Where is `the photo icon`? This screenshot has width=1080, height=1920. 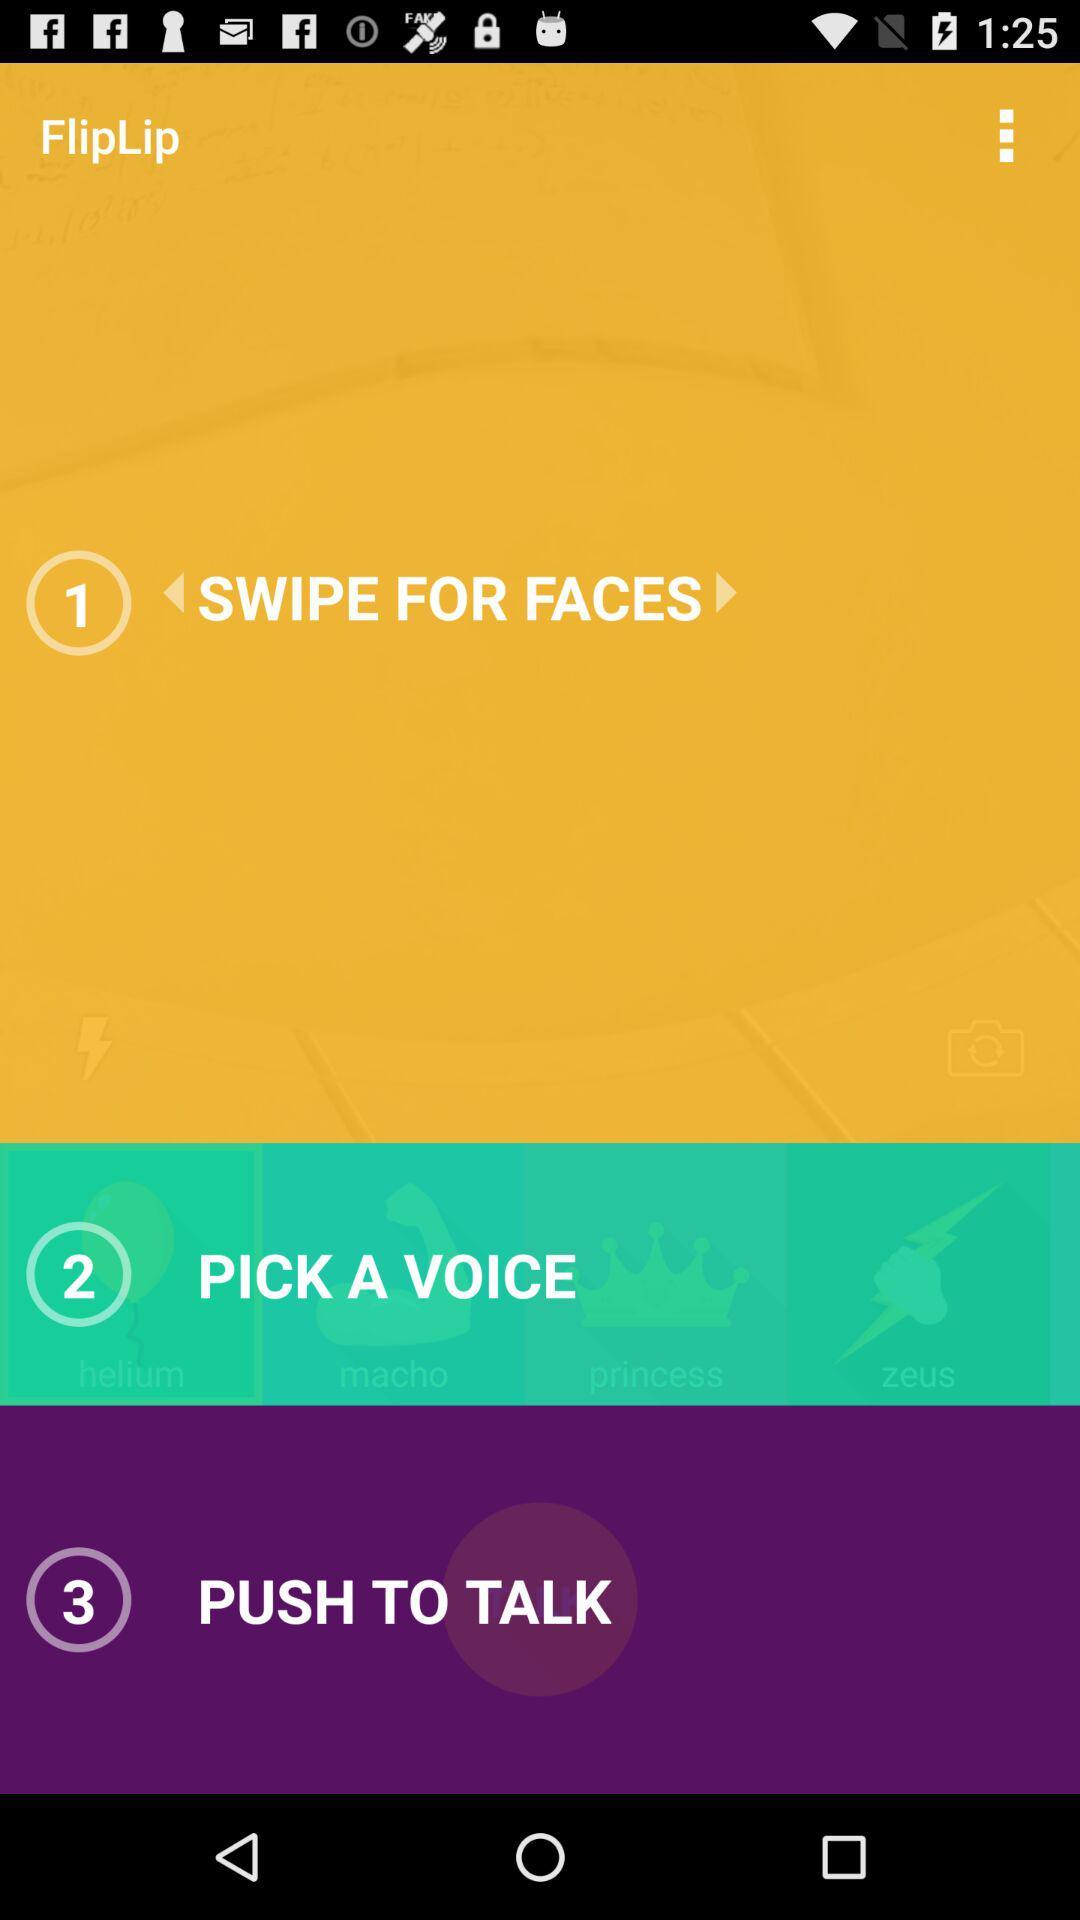
the photo icon is located at coordinates (984, 1122).